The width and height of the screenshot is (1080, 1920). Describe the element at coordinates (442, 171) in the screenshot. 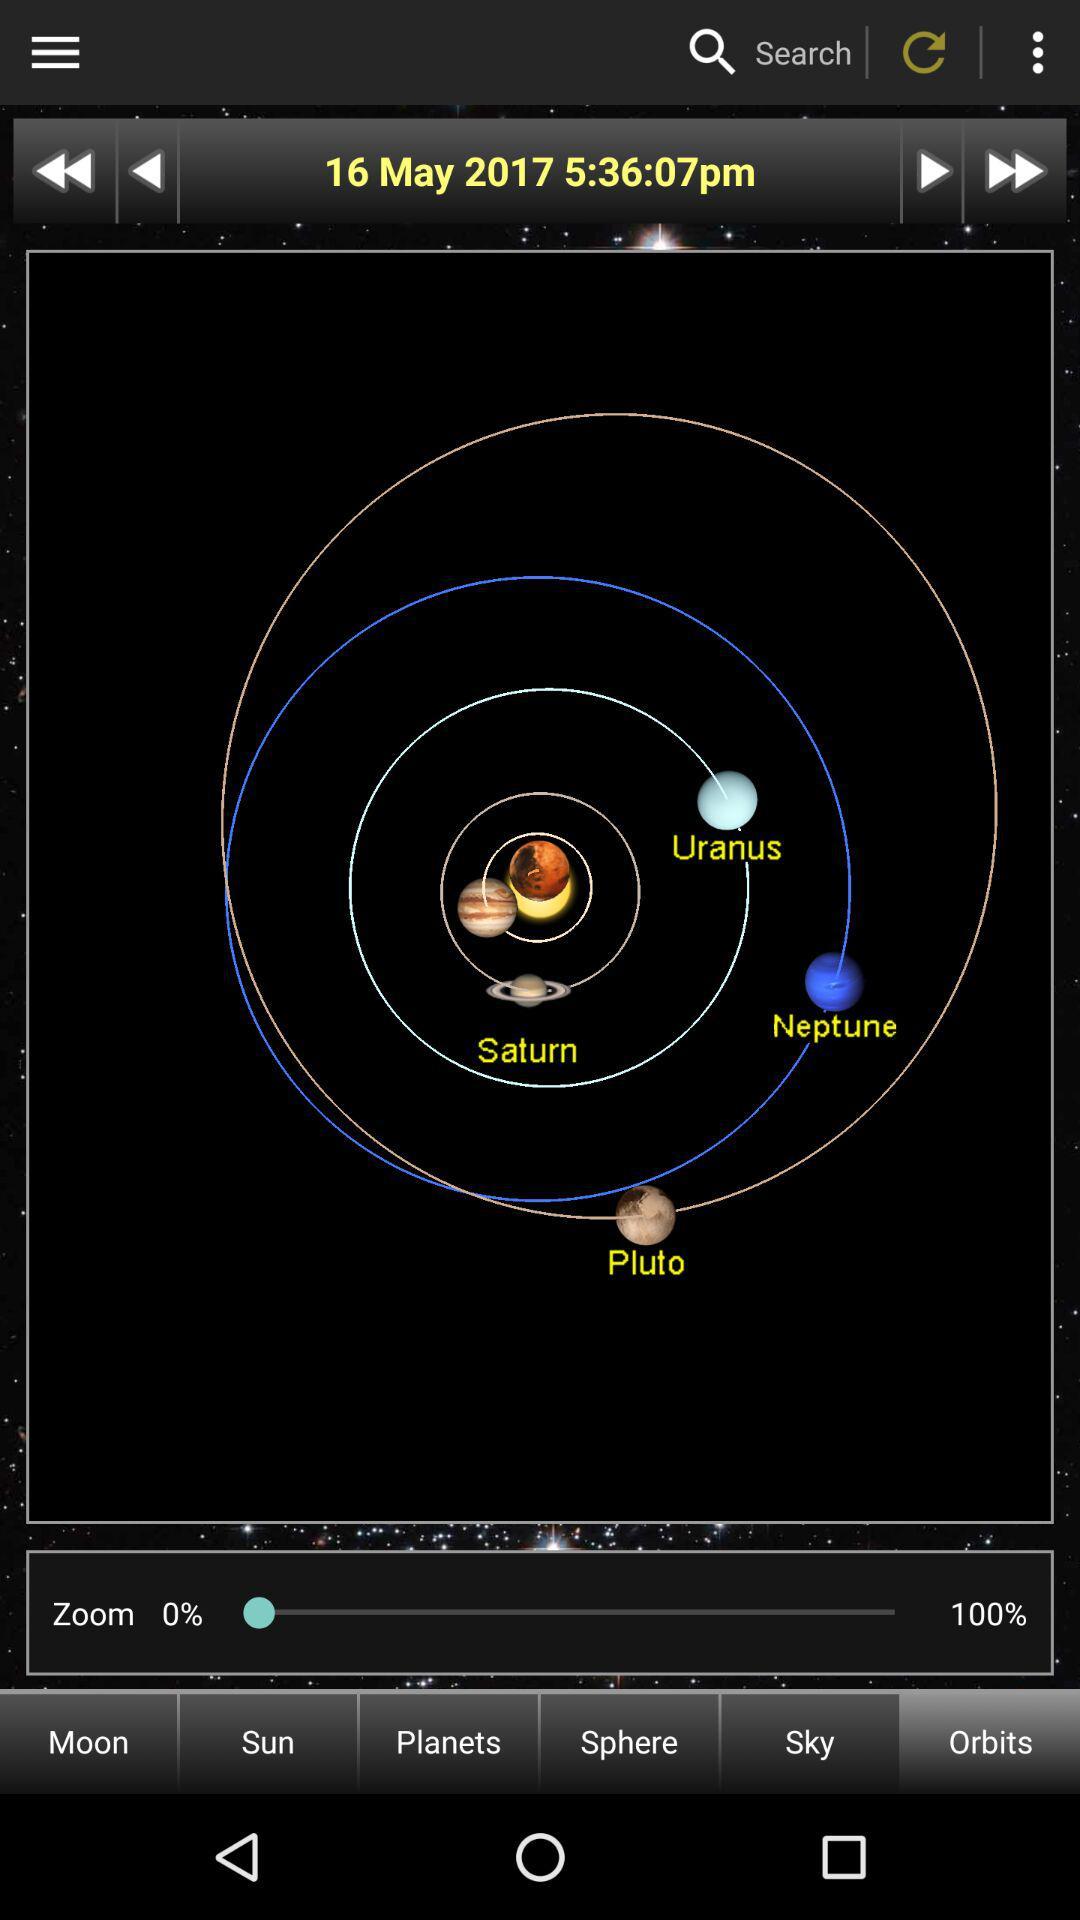

I see `16 may 2017  icon` at that location.